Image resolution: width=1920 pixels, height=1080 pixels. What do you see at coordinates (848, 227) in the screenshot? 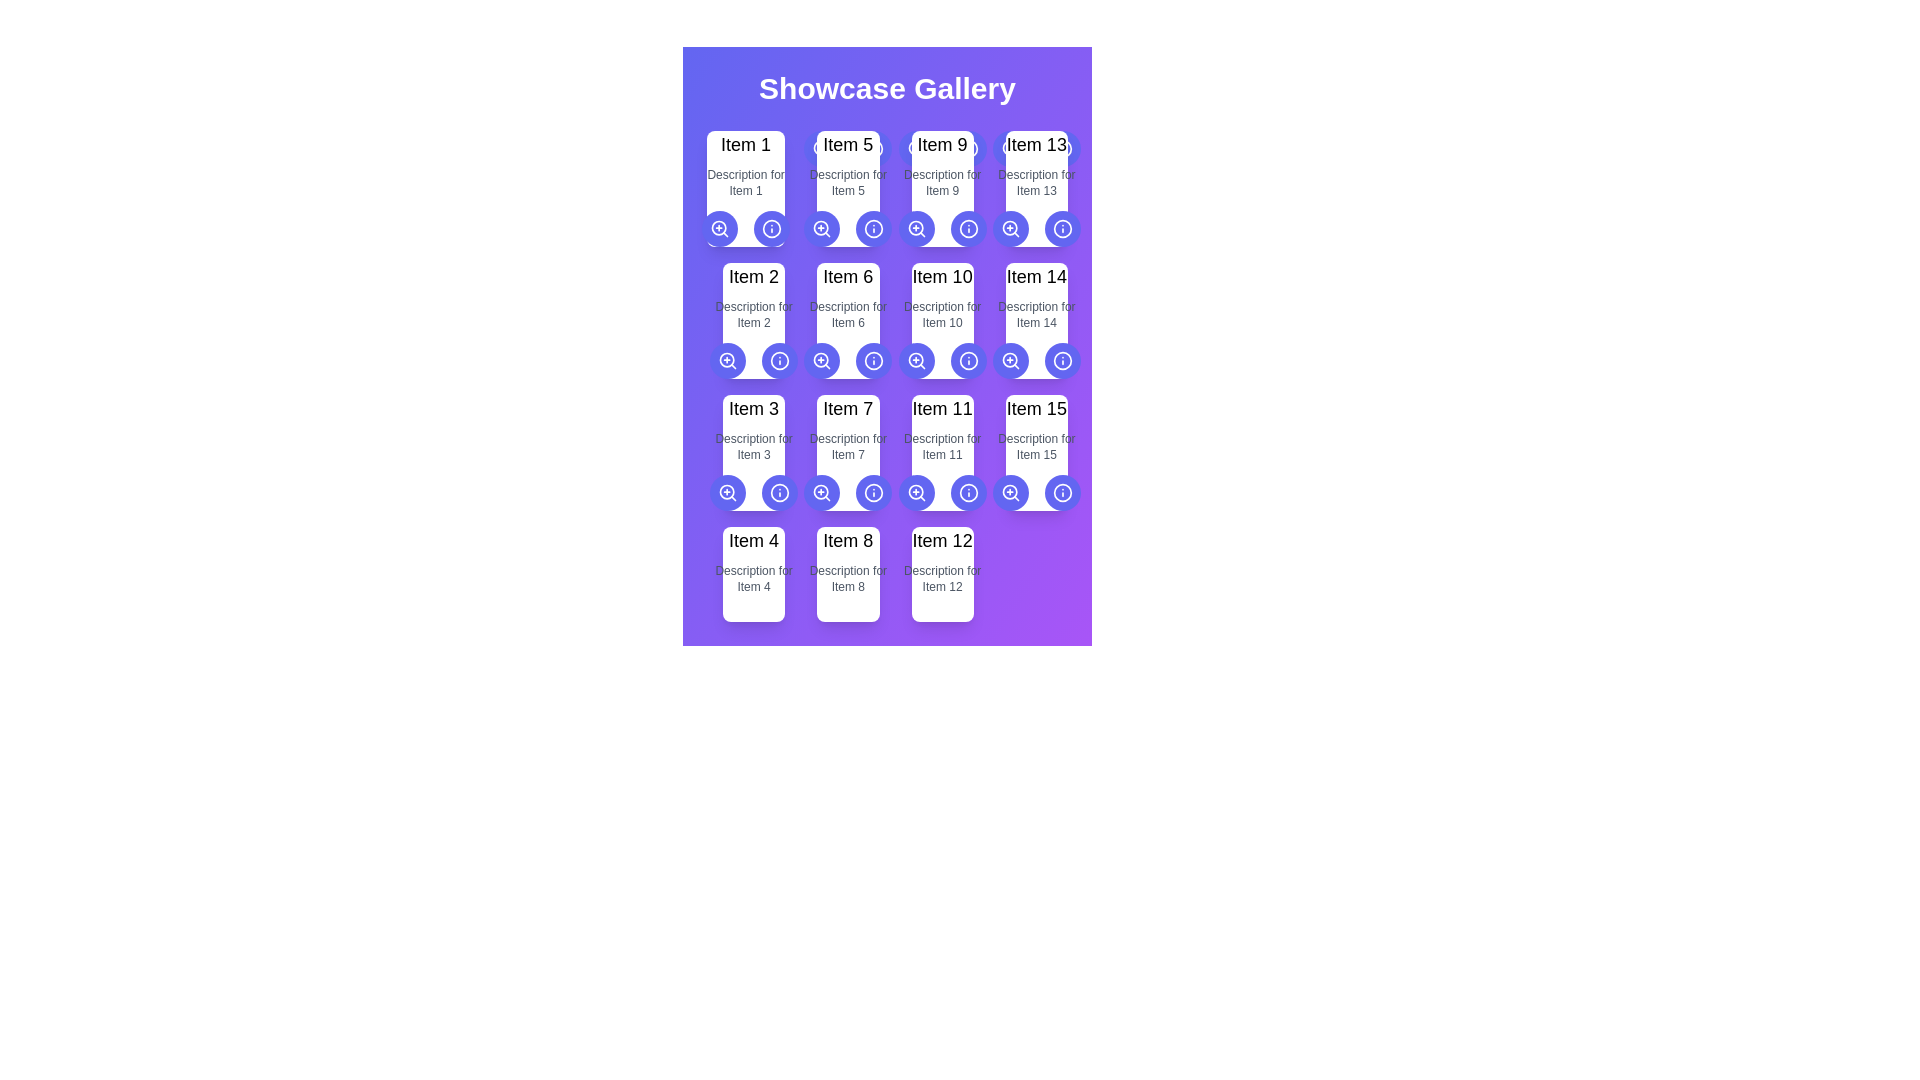
I see `the left button of the composite UI component for 'Item 5' to zoom into or magnify details related to the item` at bounding box center [848, 227].